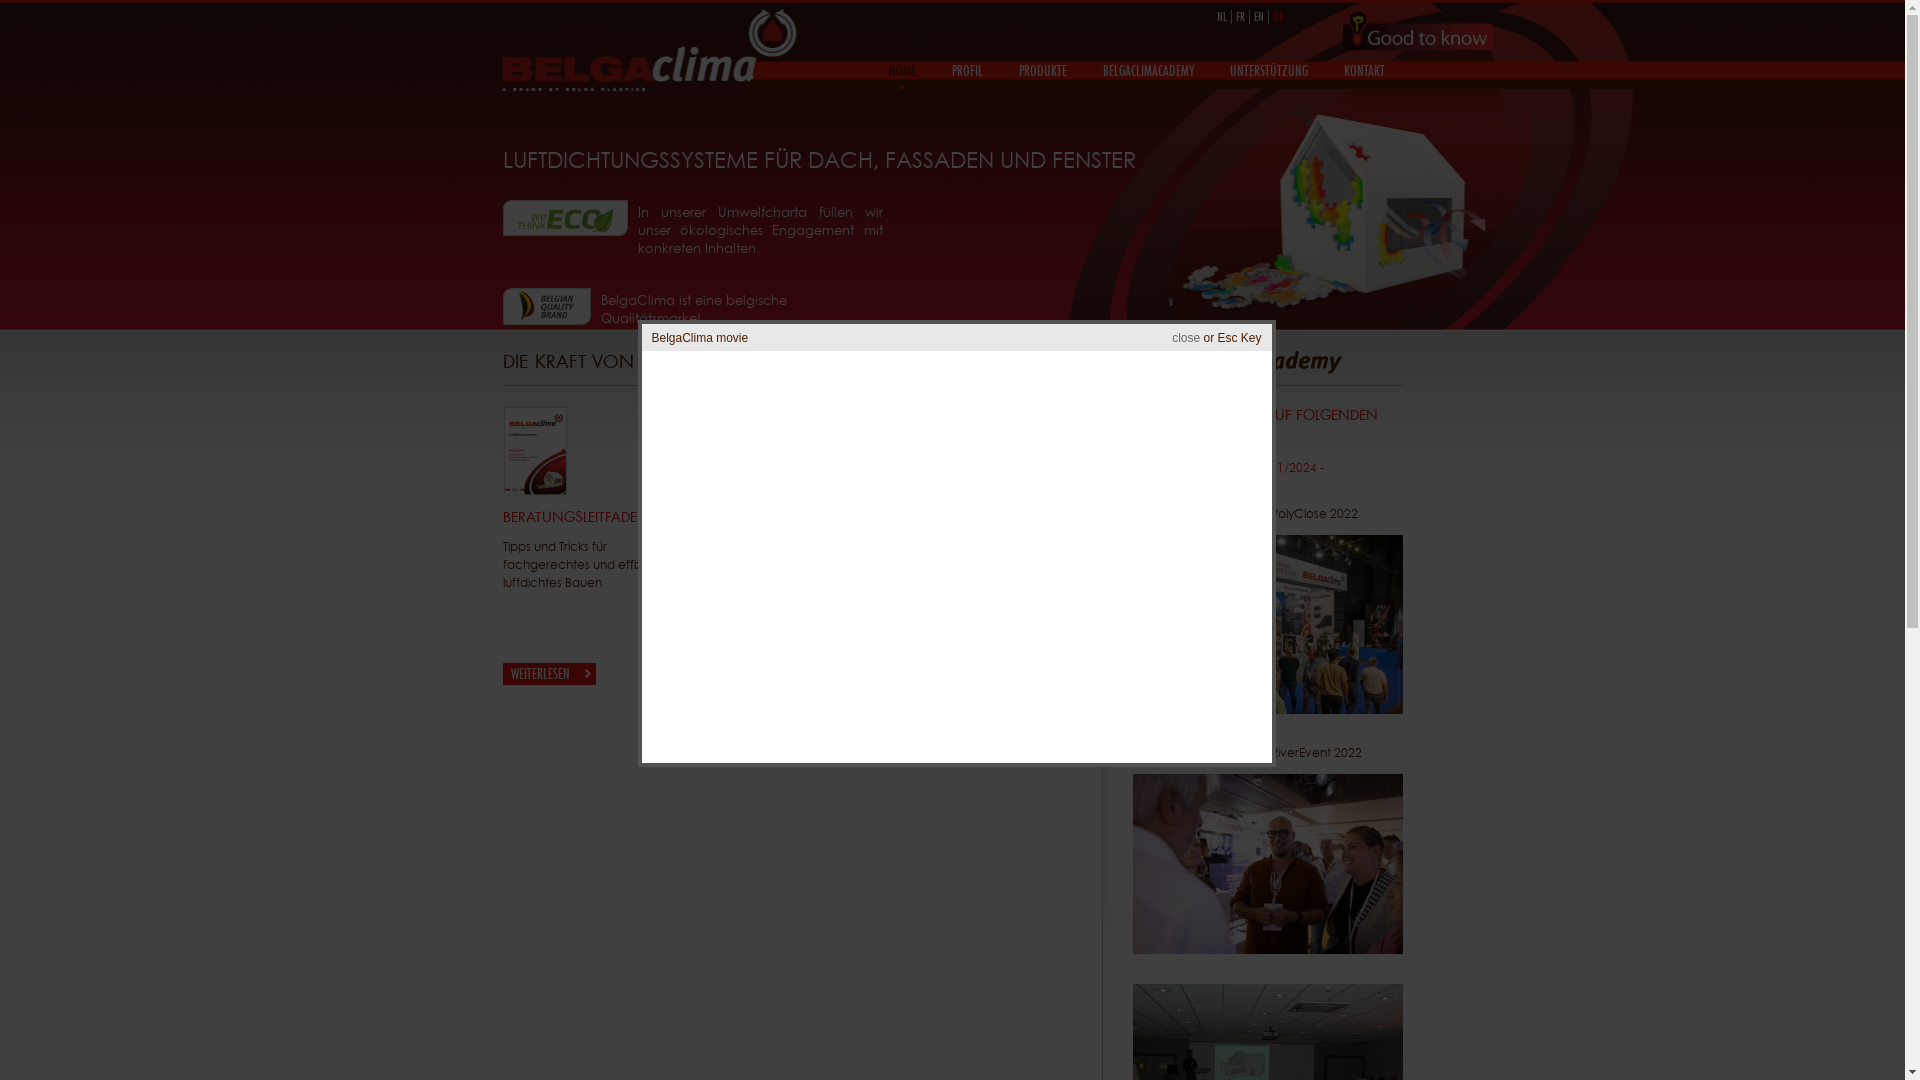  I want to click on 'Polyclose - 17-18-19/01/2024 - Gent/Flanders Expo', so click(1235, 475).